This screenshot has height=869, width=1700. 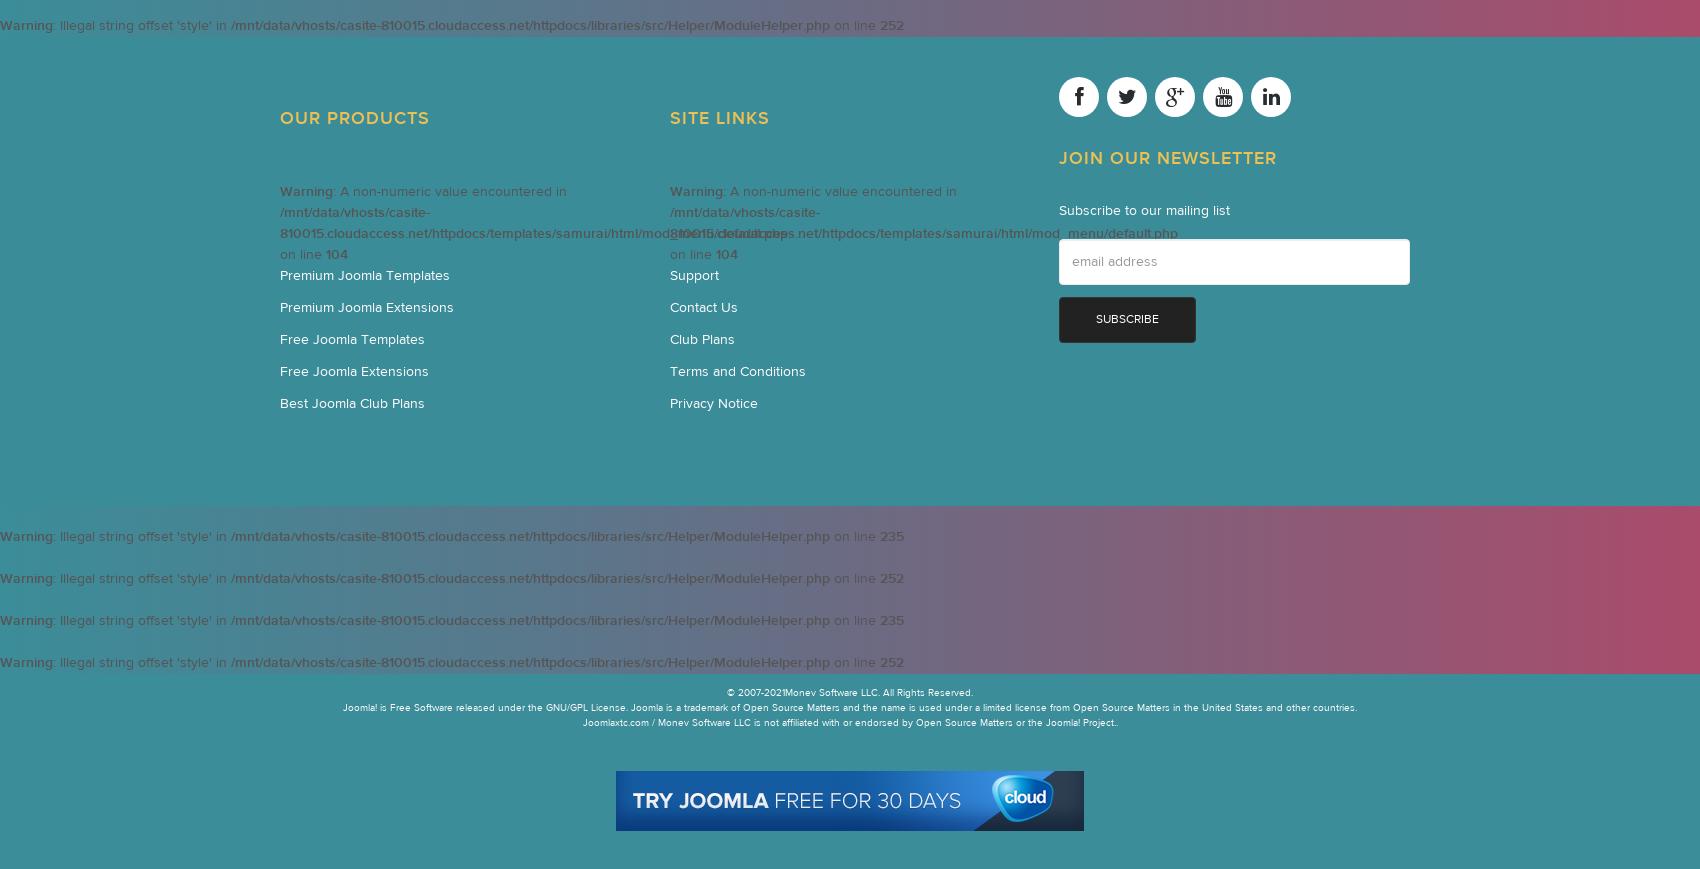 I want to click on 'Club Plans', so click(x=701, y=339).